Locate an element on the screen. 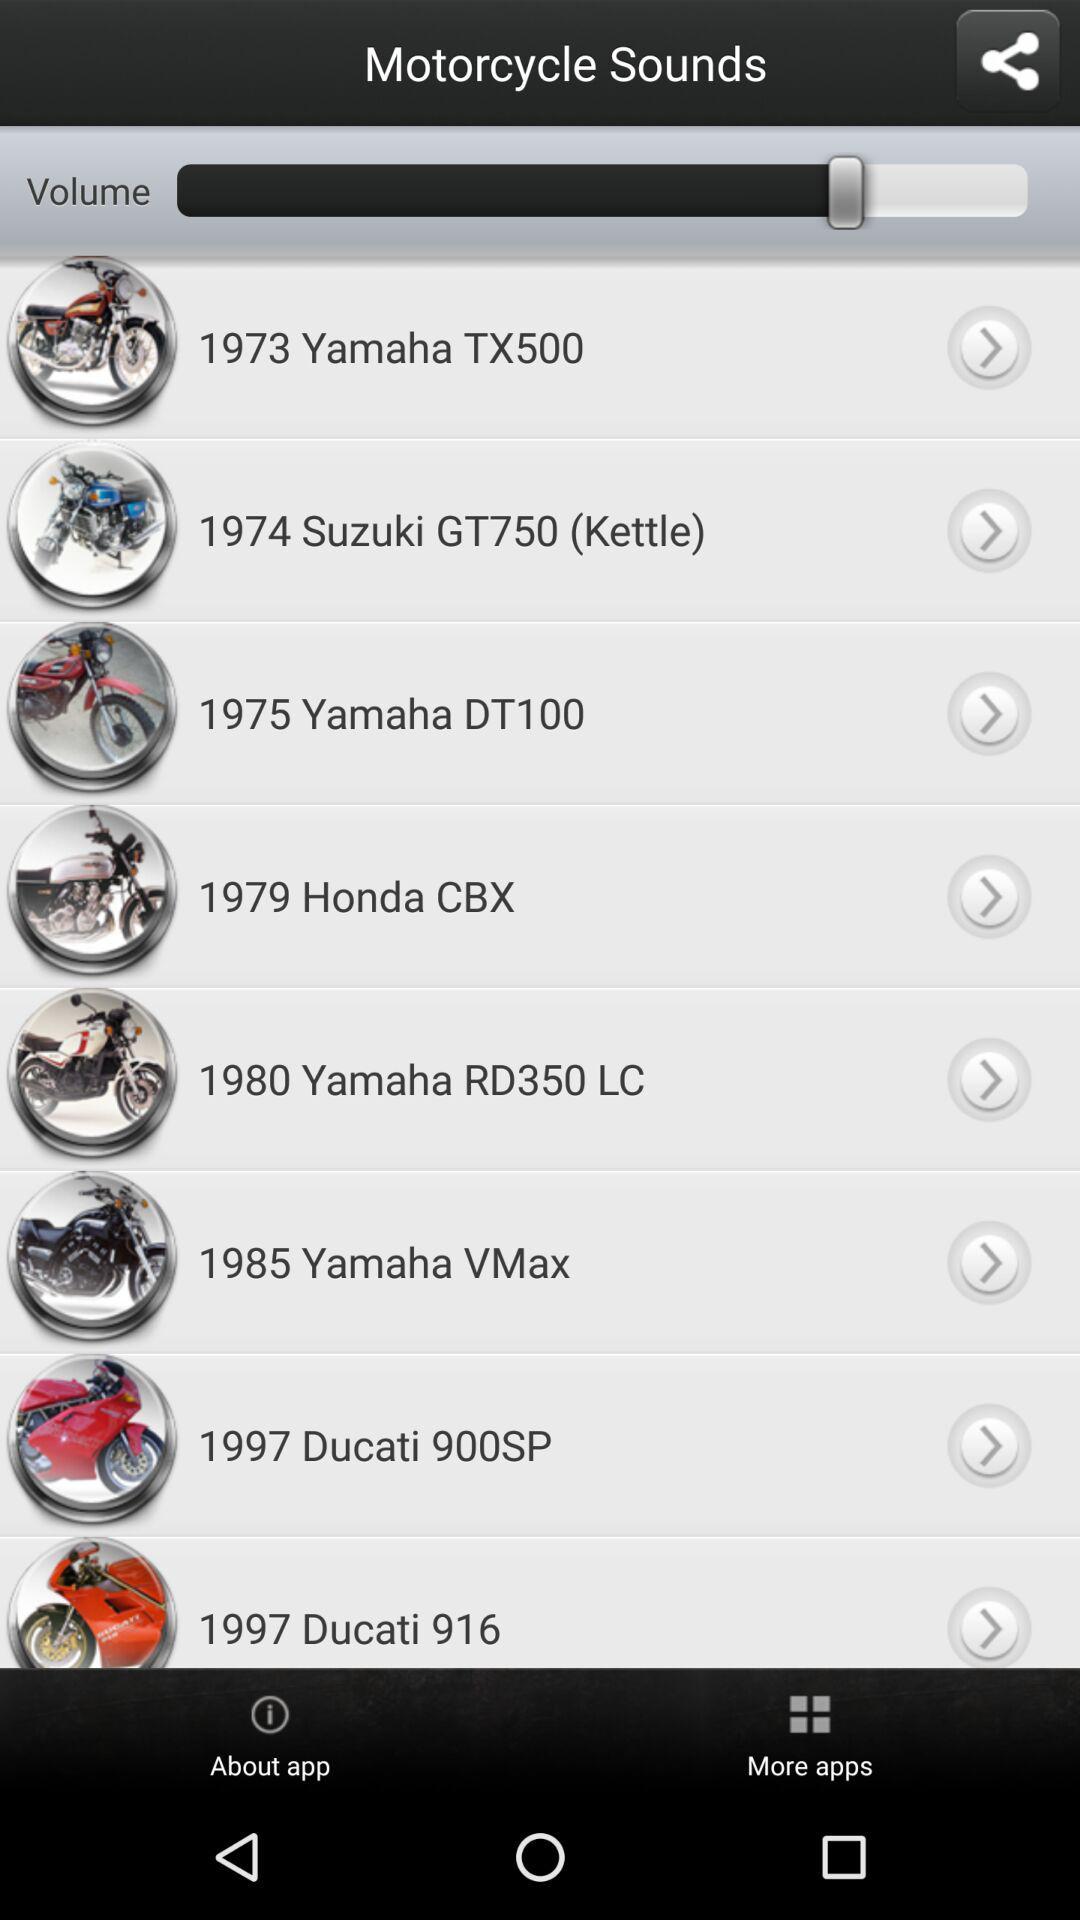 Image resolution: width=1080 pixels, height=1920 pixels. next 1974 suzuki is located at coordinates (987, 529).